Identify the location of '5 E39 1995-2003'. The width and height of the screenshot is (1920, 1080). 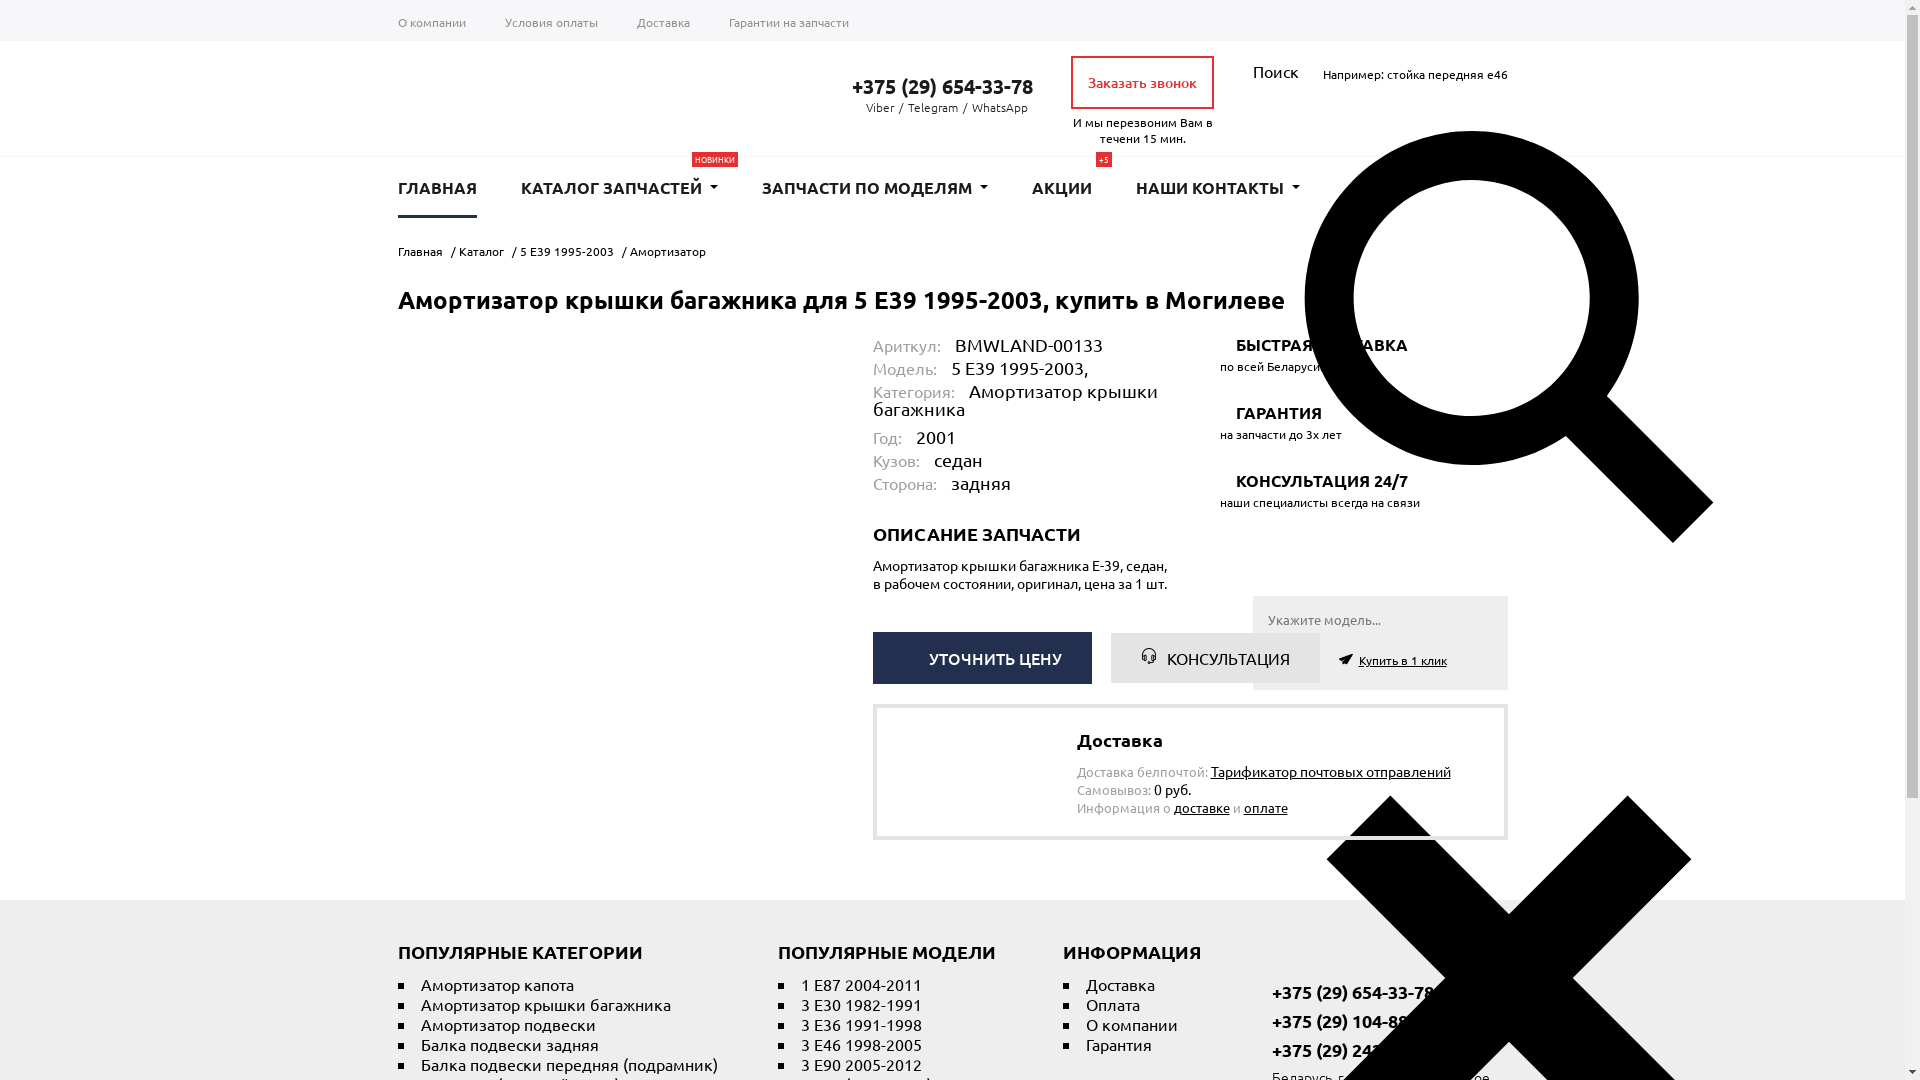
(519, 249).